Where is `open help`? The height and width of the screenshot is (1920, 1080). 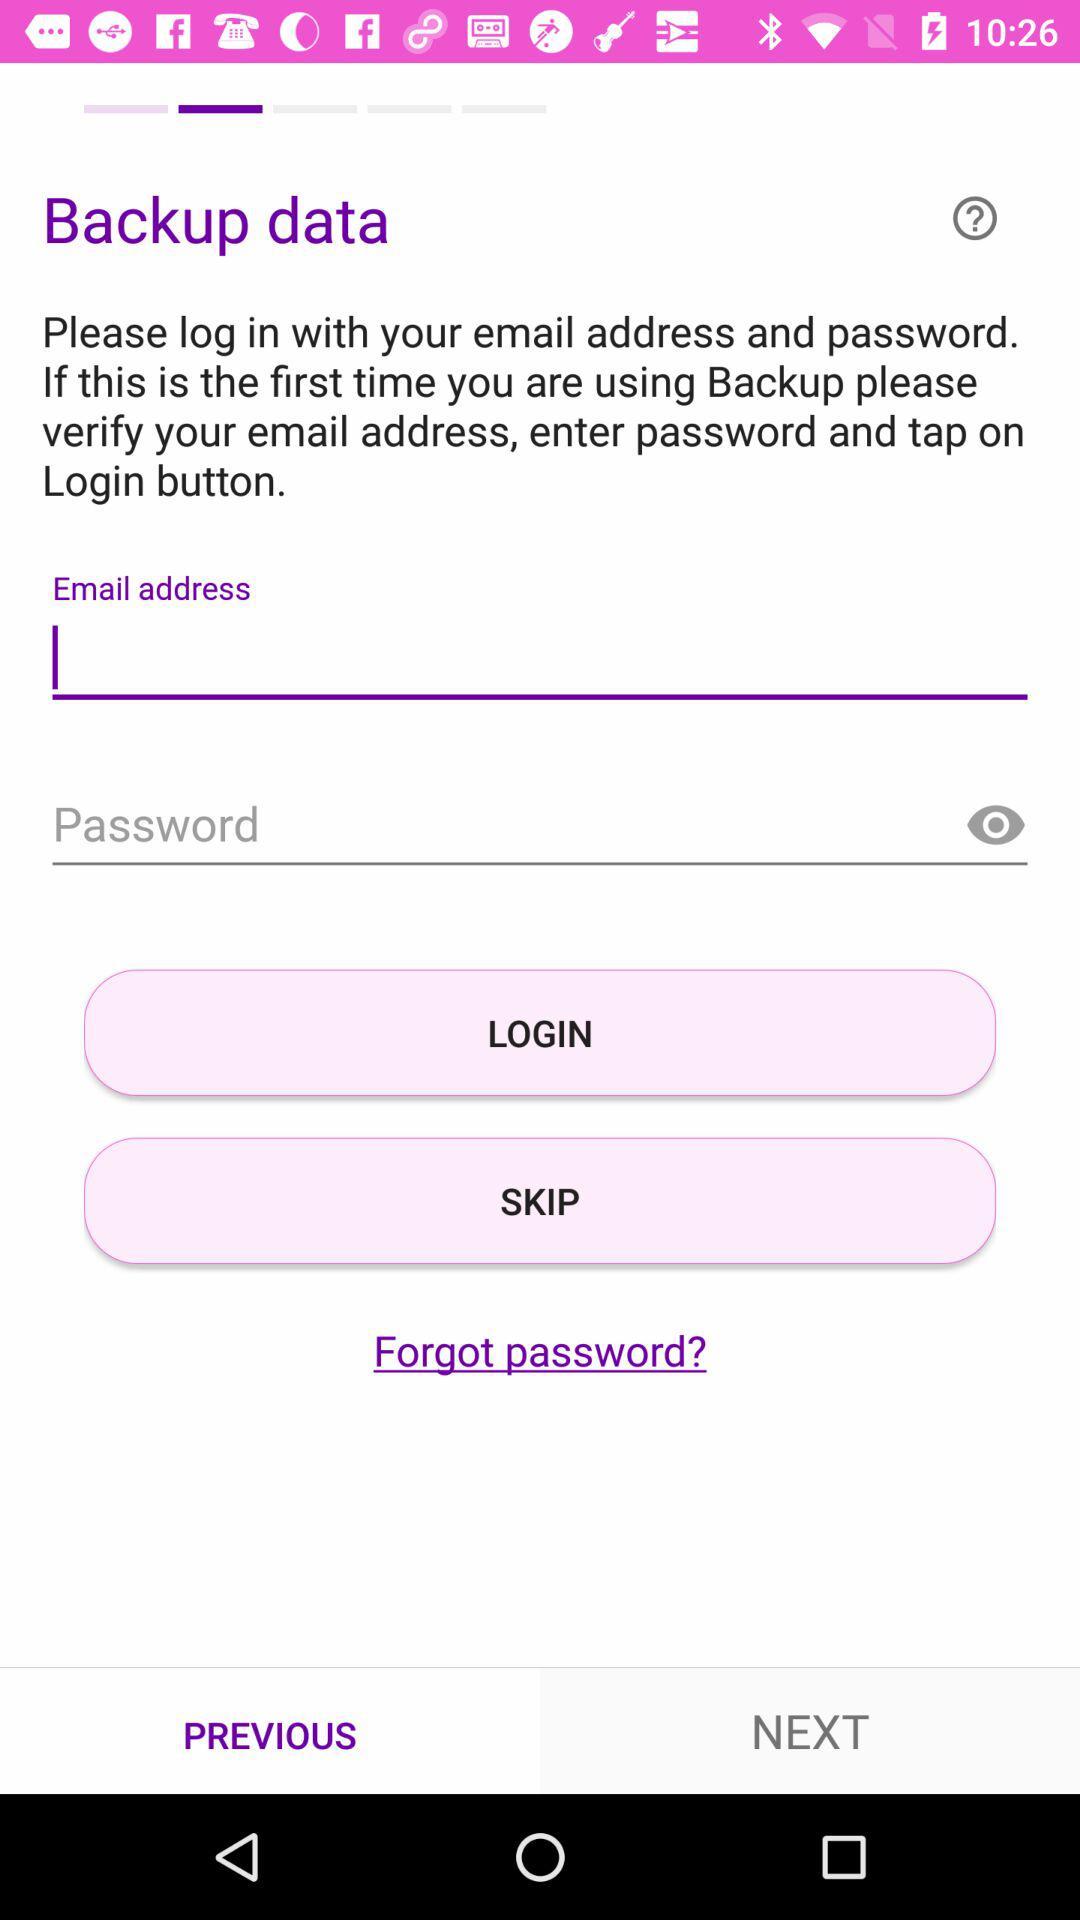
open help is located at coordinates (974, 218).